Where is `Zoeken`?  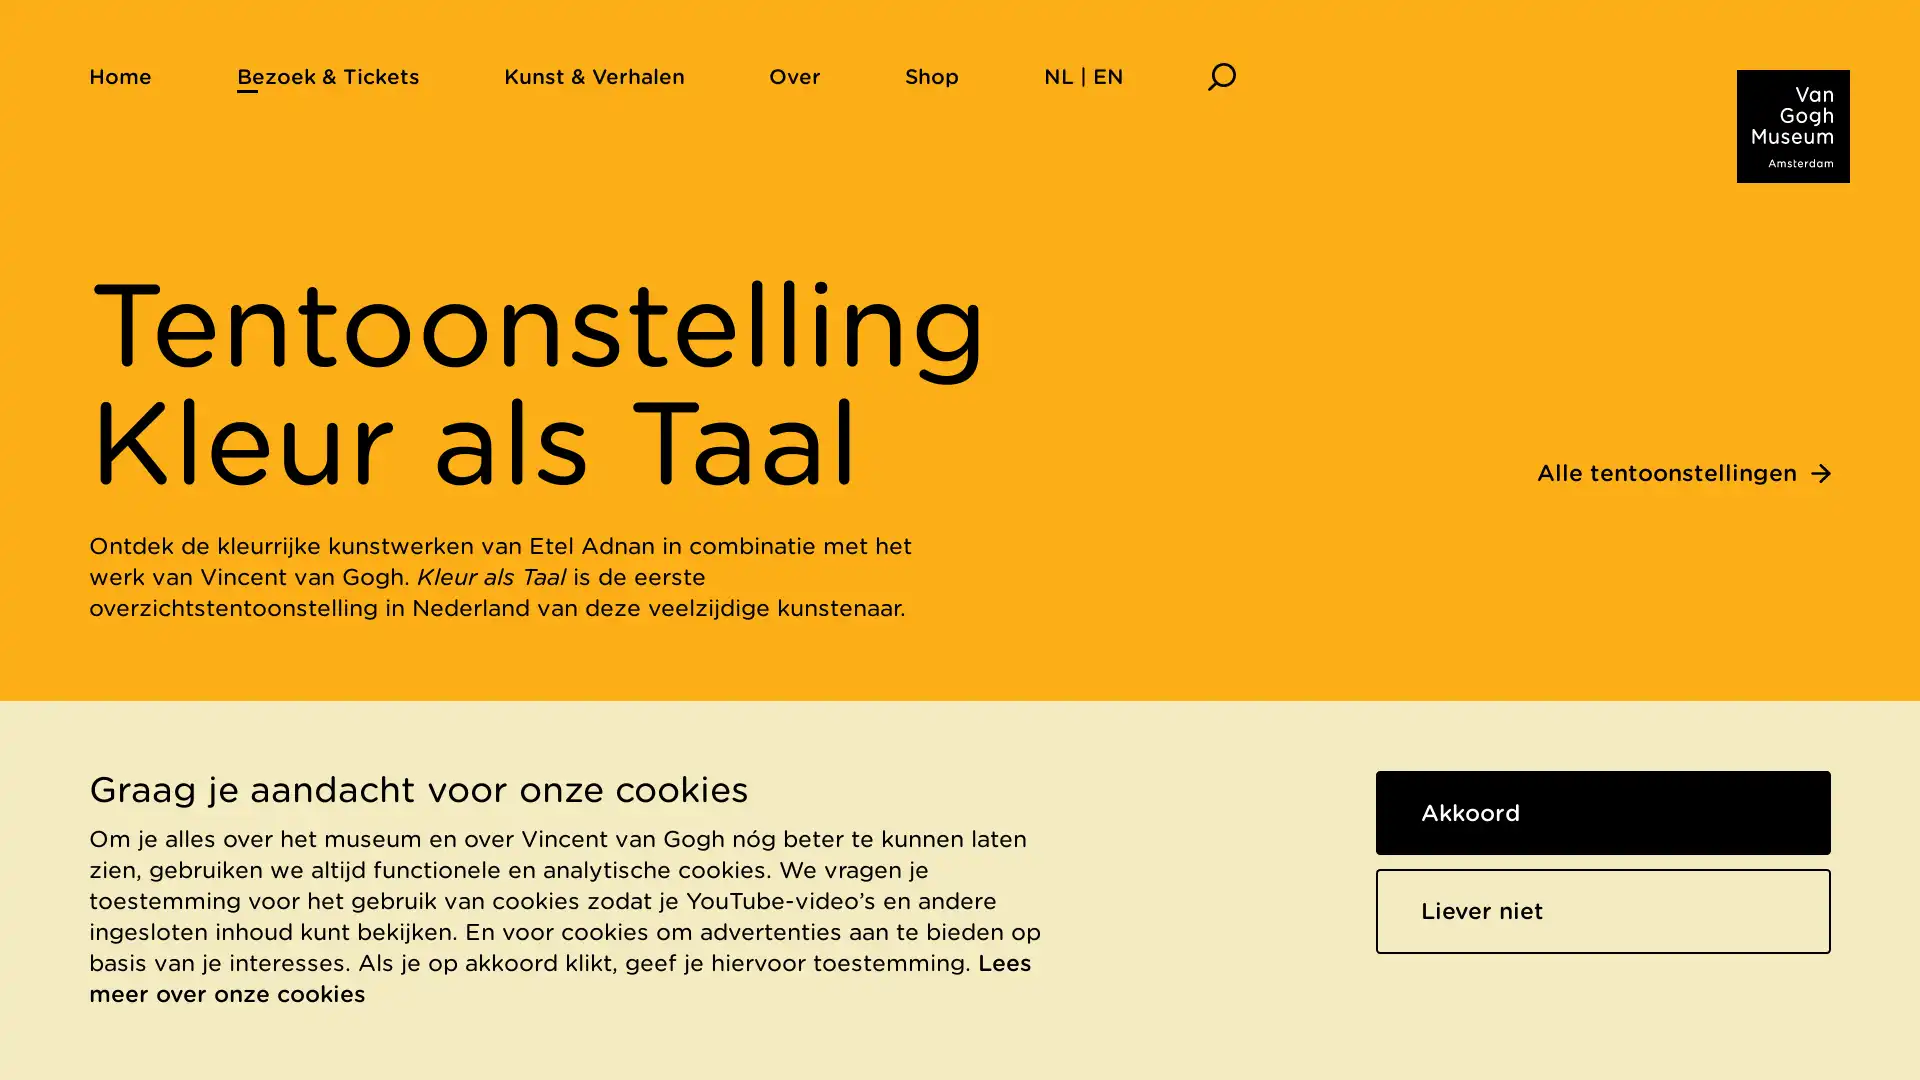
Zoeken is located at coordinates (1220, 75).